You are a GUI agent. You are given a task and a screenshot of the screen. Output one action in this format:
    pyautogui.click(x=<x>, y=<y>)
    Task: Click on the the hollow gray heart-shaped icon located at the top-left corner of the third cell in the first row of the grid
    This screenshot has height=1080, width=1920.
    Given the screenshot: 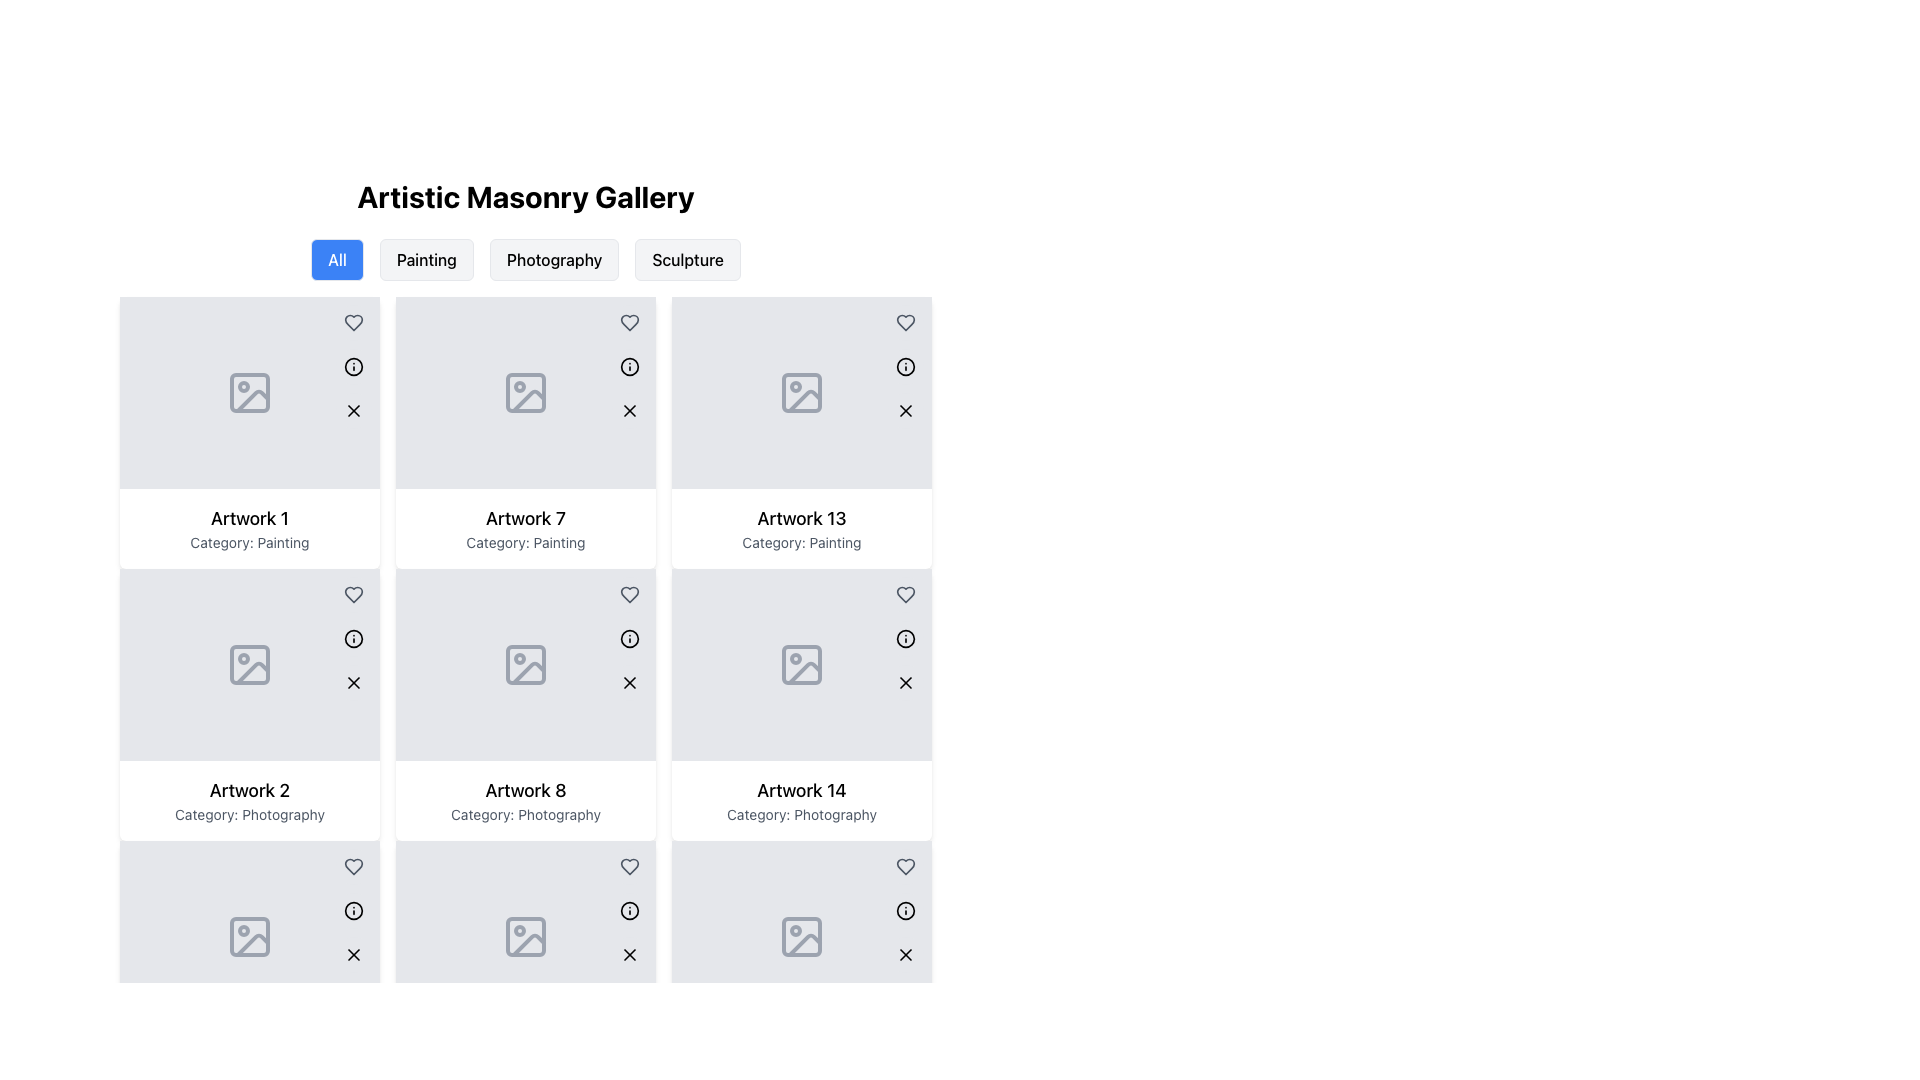 What is the action you would take?
    pyautogui.click(x=905, y=322)
    